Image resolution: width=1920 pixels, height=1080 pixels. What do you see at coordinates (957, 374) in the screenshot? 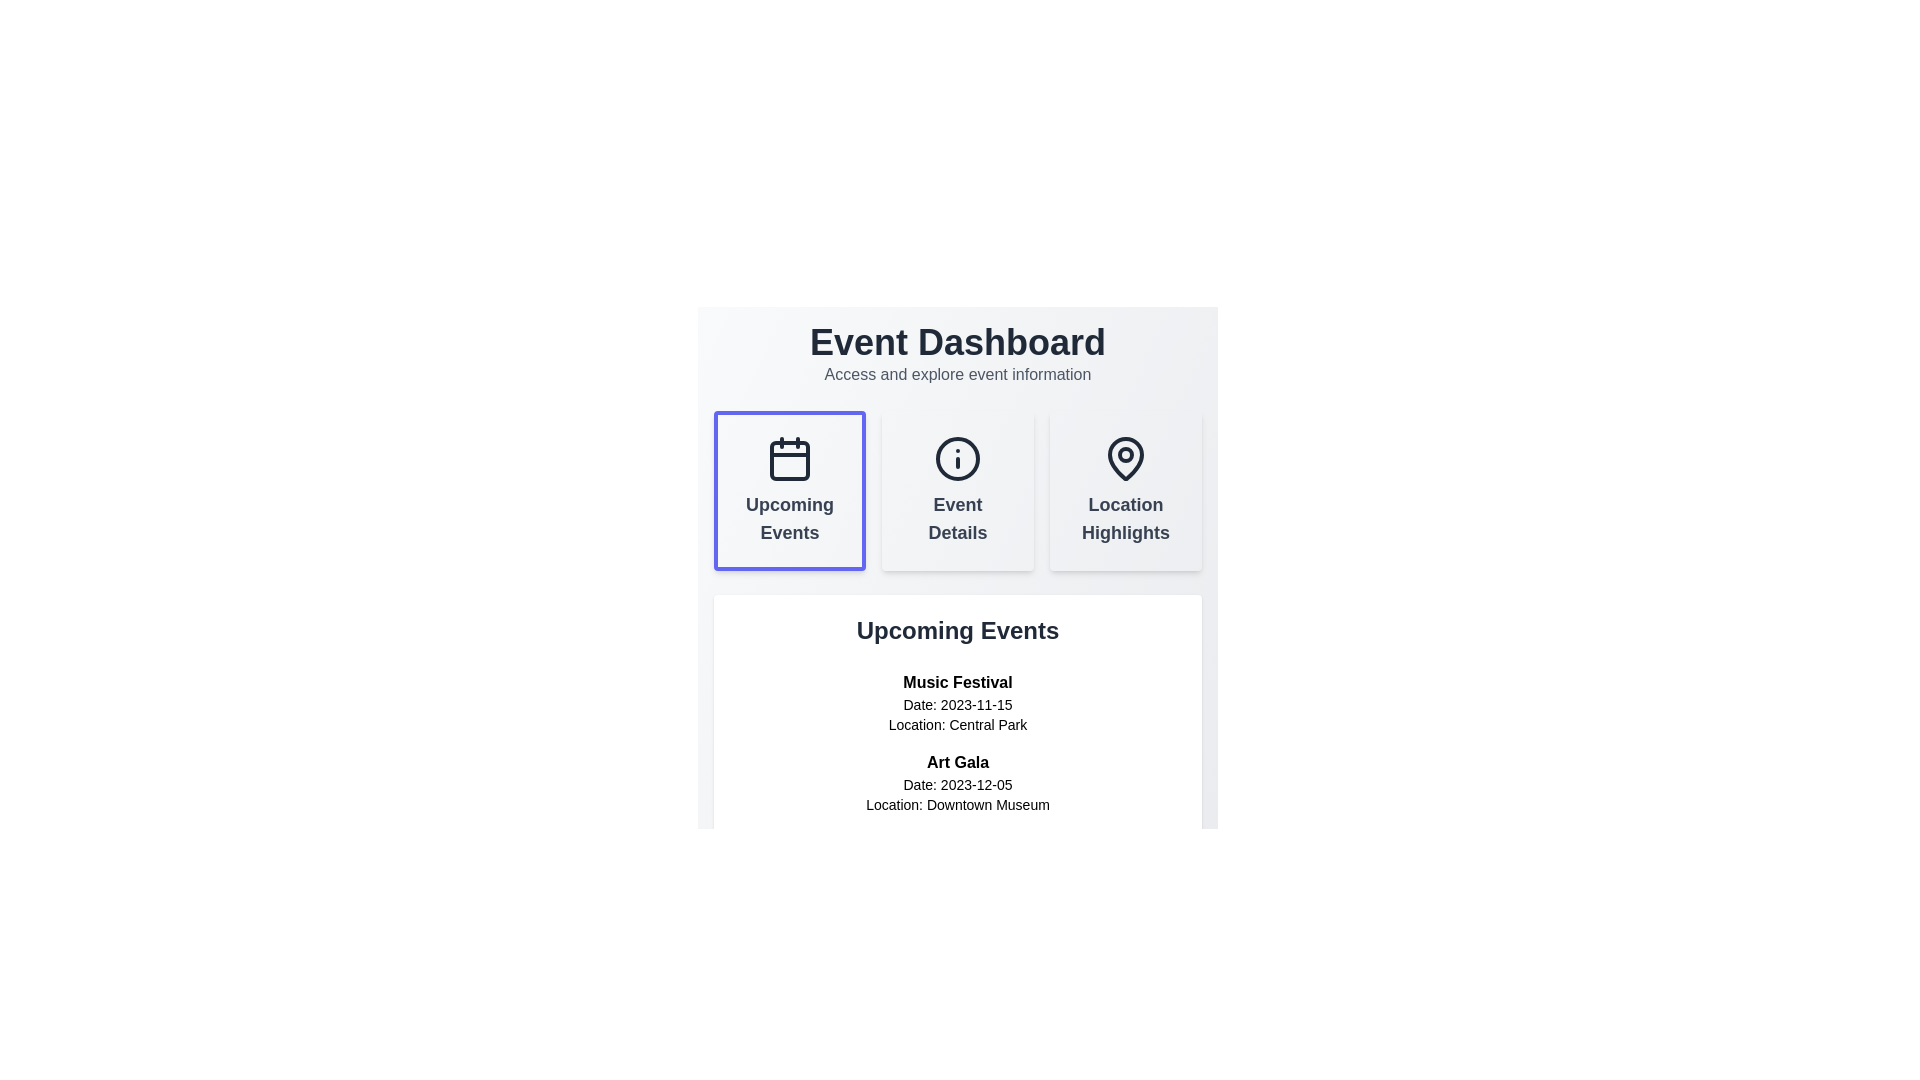
I see `the static text label that provides additional context to the 'Event Dashboard' title, located below it and centered horizontally` at bounding box center [957, 374].